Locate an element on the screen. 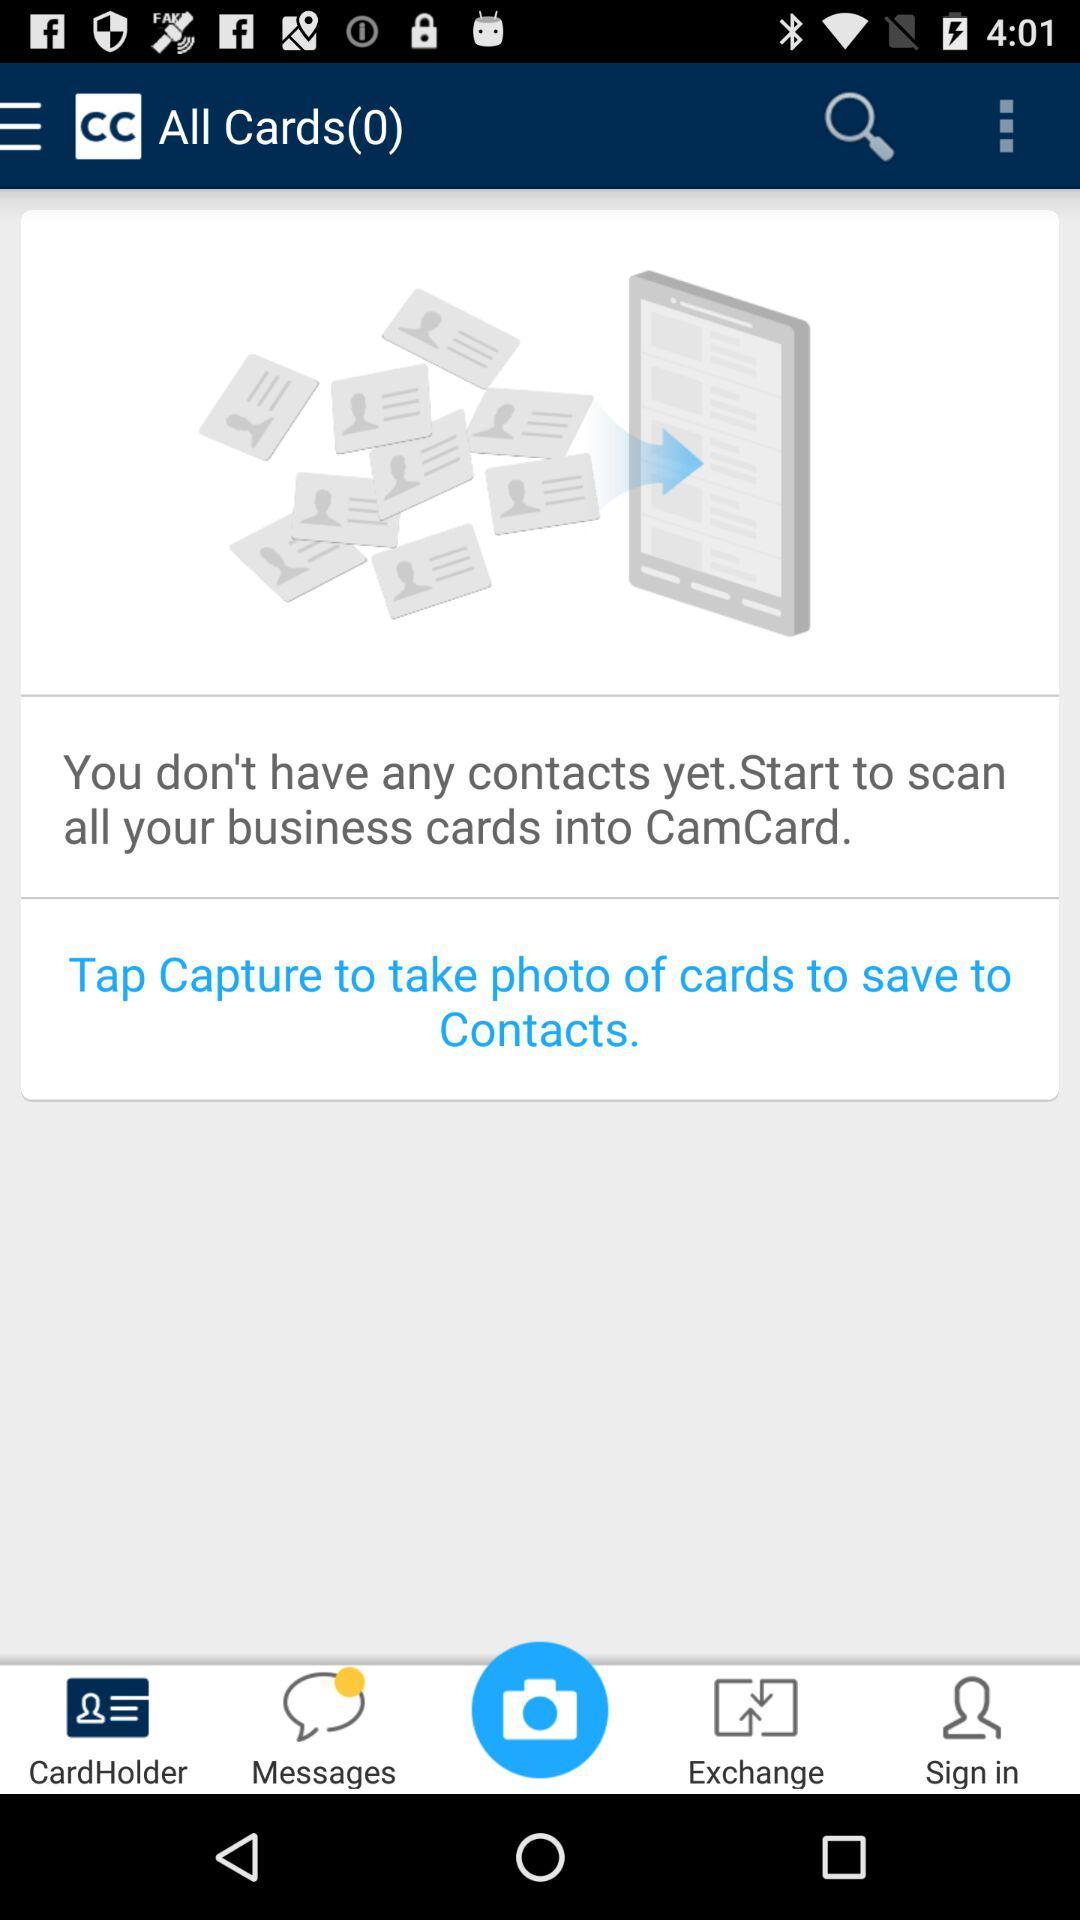  the cardholder app is located at coordinates (108, 1726).